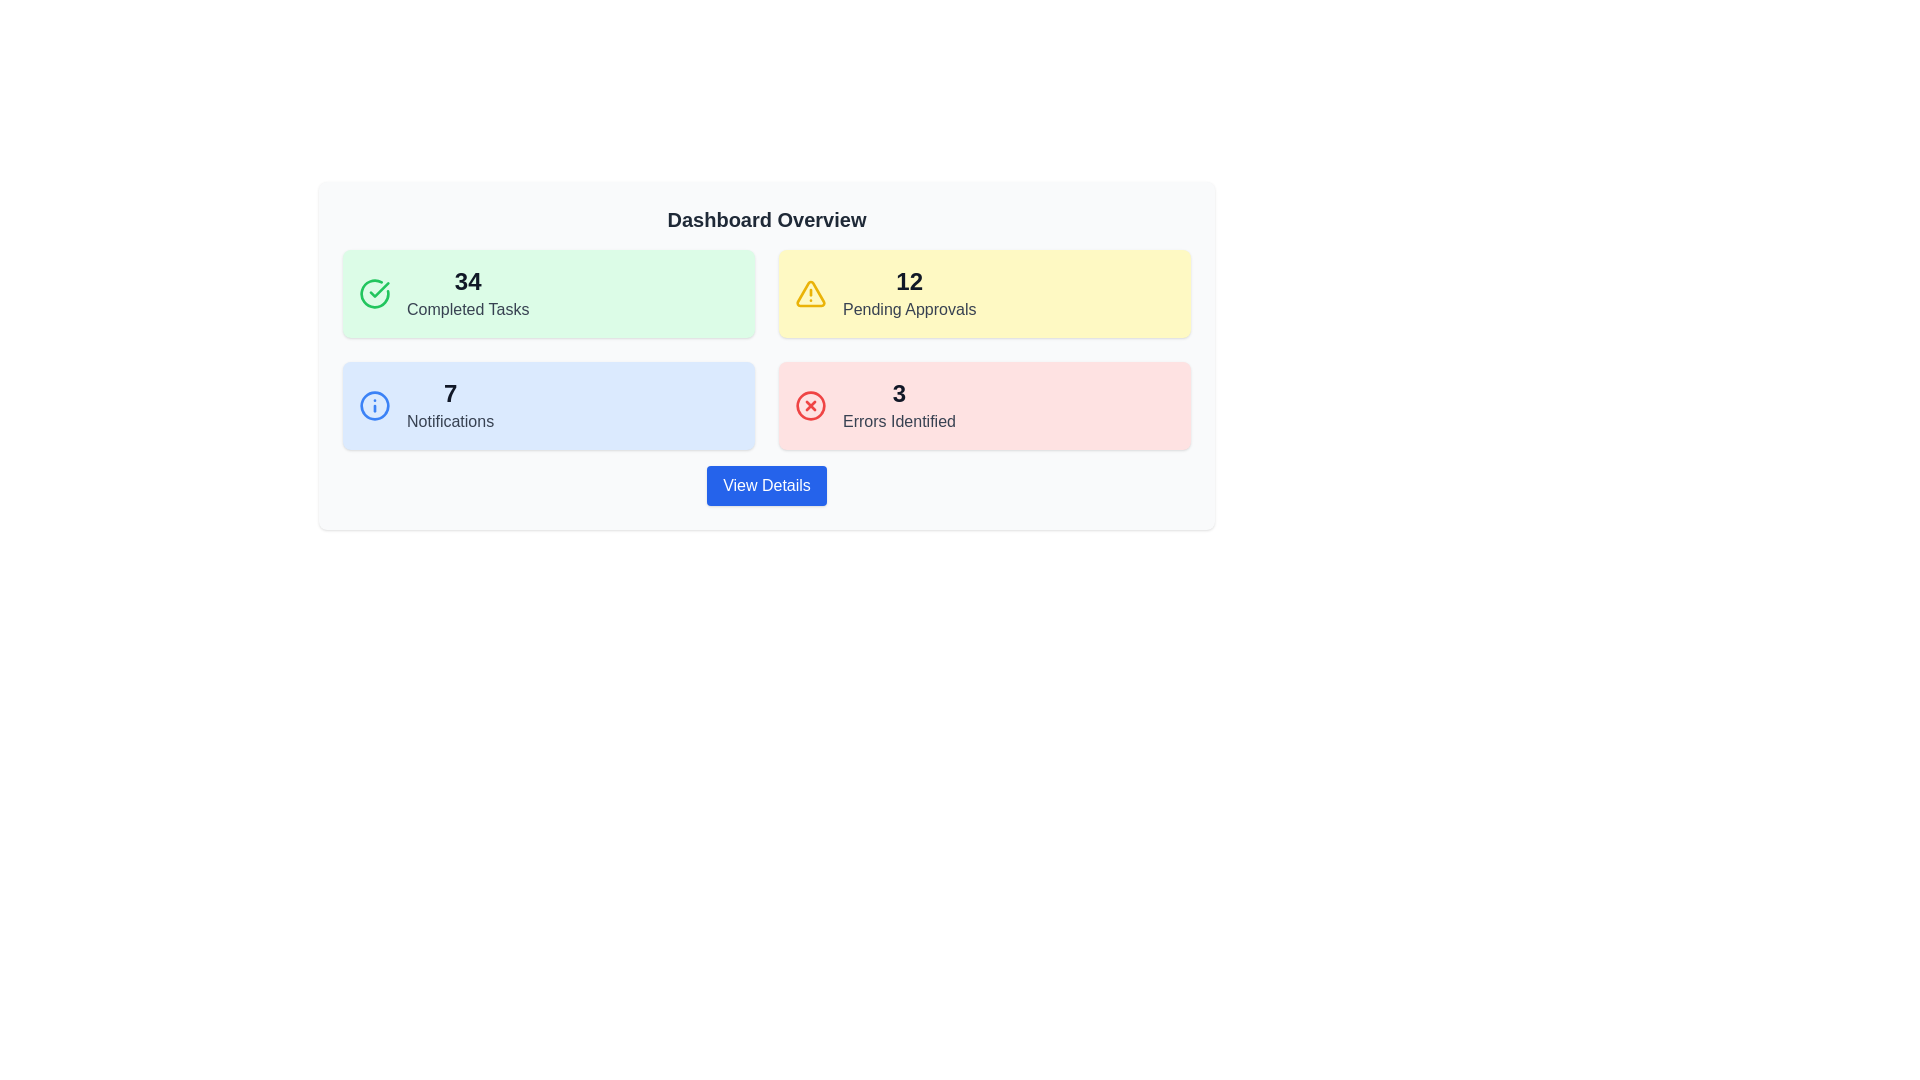 The image size is (1920, 1080). What do you see at coordinates (766, 486) in the screenshot?
I see `the prominent blue 'View Details' button with white text` at bounding box center [766, 486].